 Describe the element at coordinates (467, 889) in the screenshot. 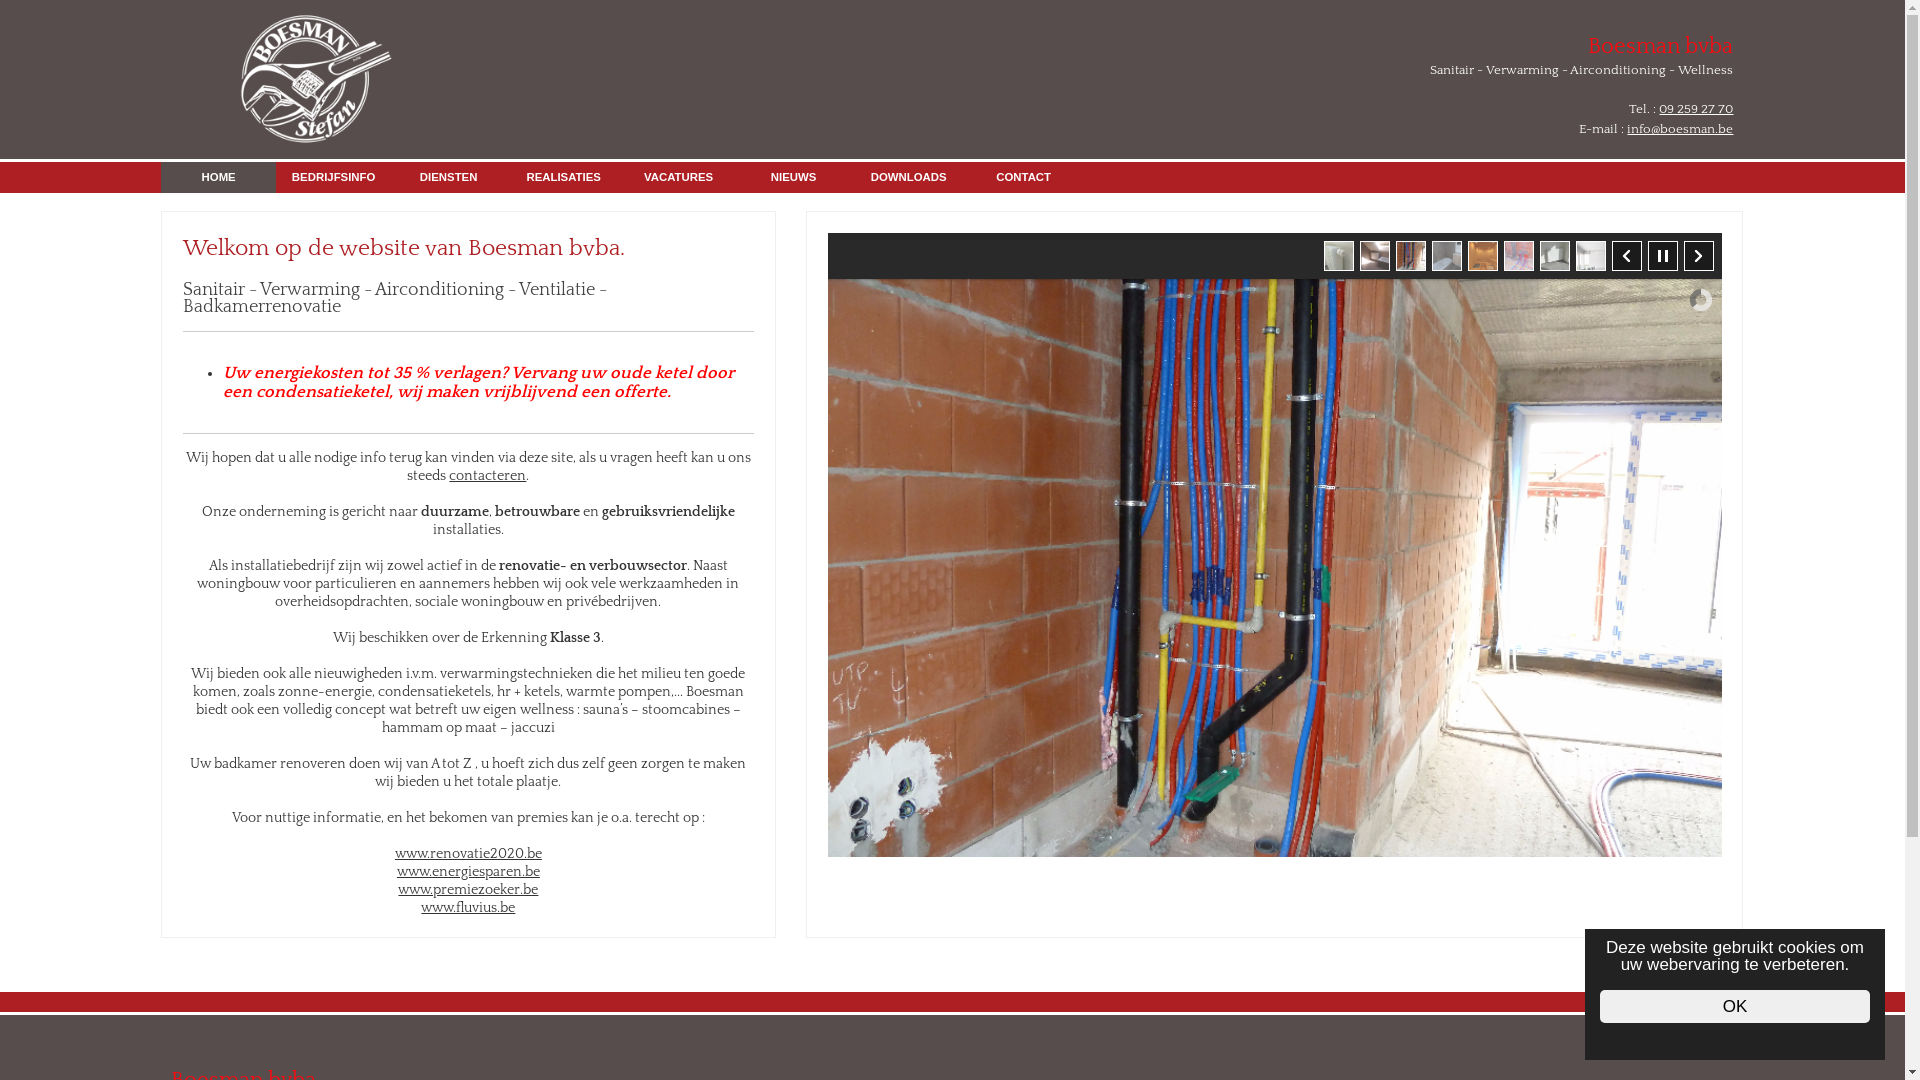

I see `'www.premiezoeker.be'` at that location.